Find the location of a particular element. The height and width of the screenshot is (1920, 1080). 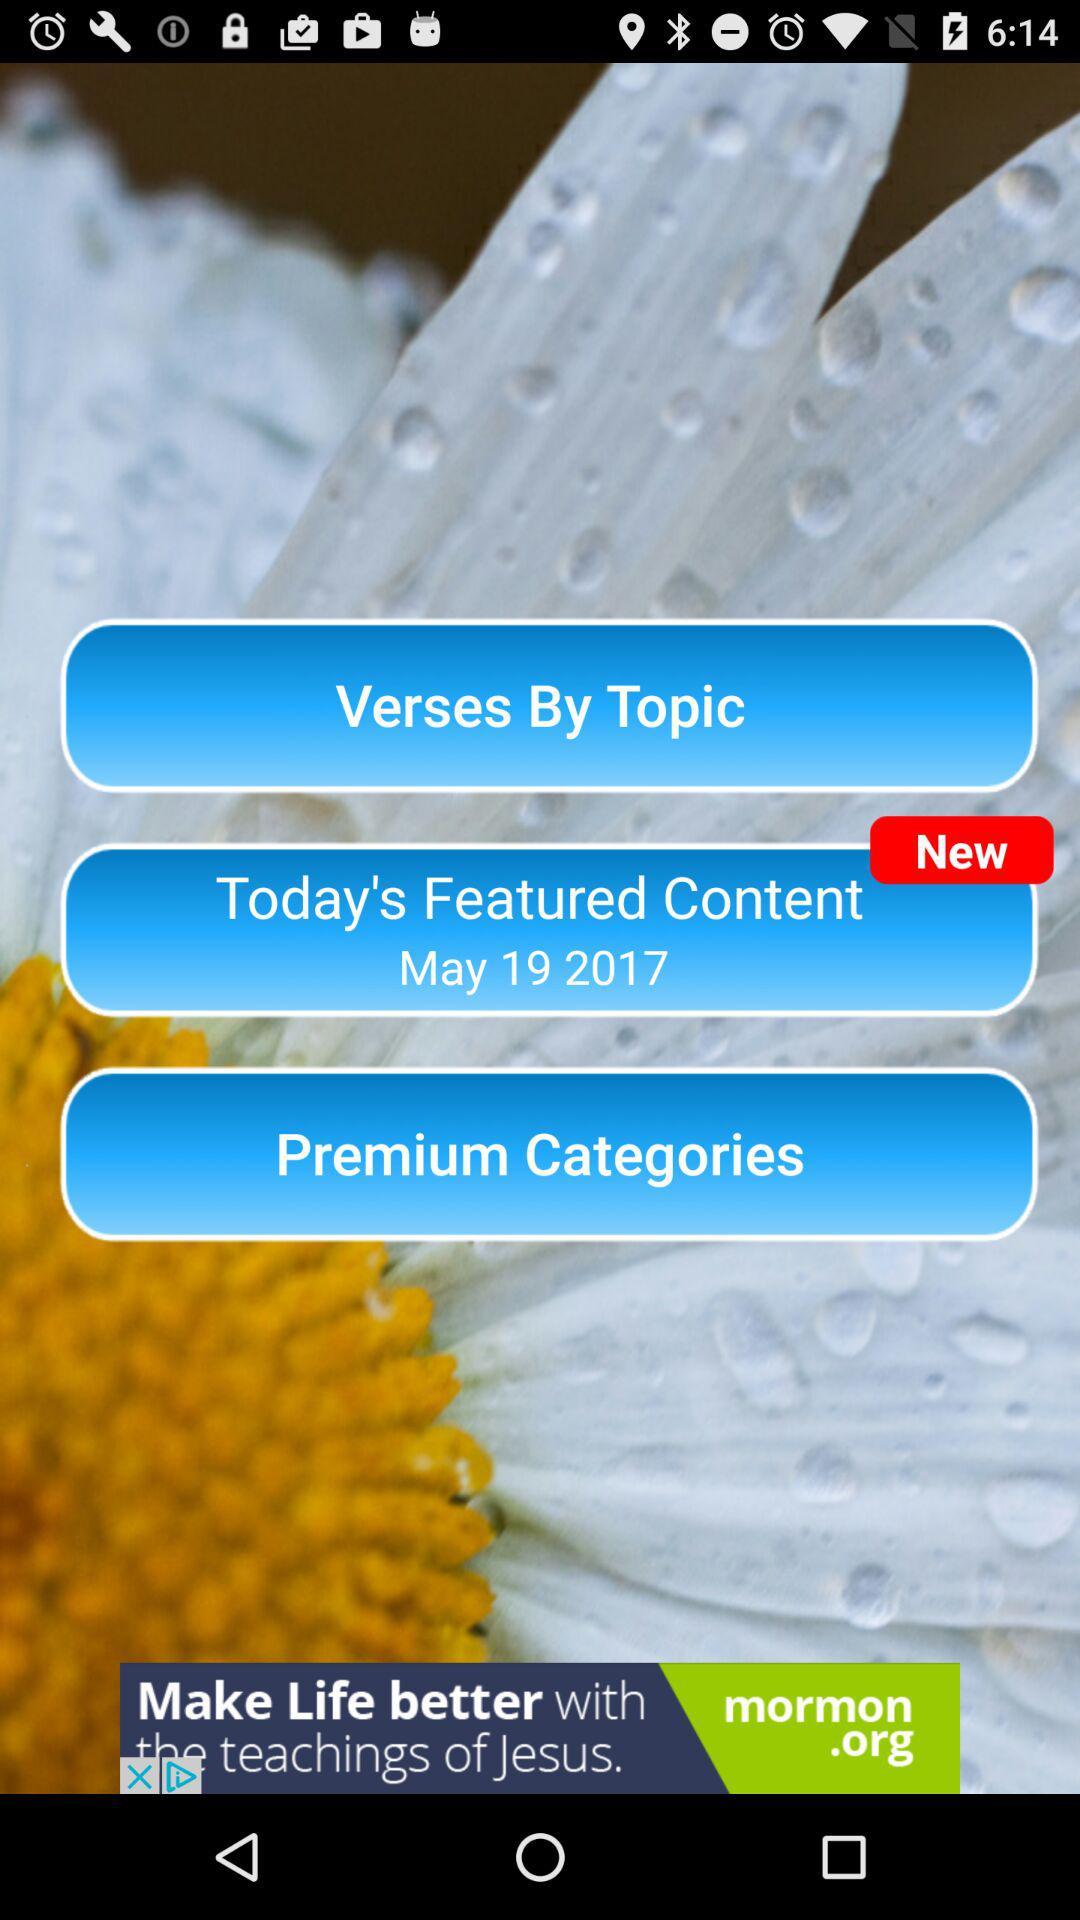

open advertisement is located at coordinates (540, 1727).